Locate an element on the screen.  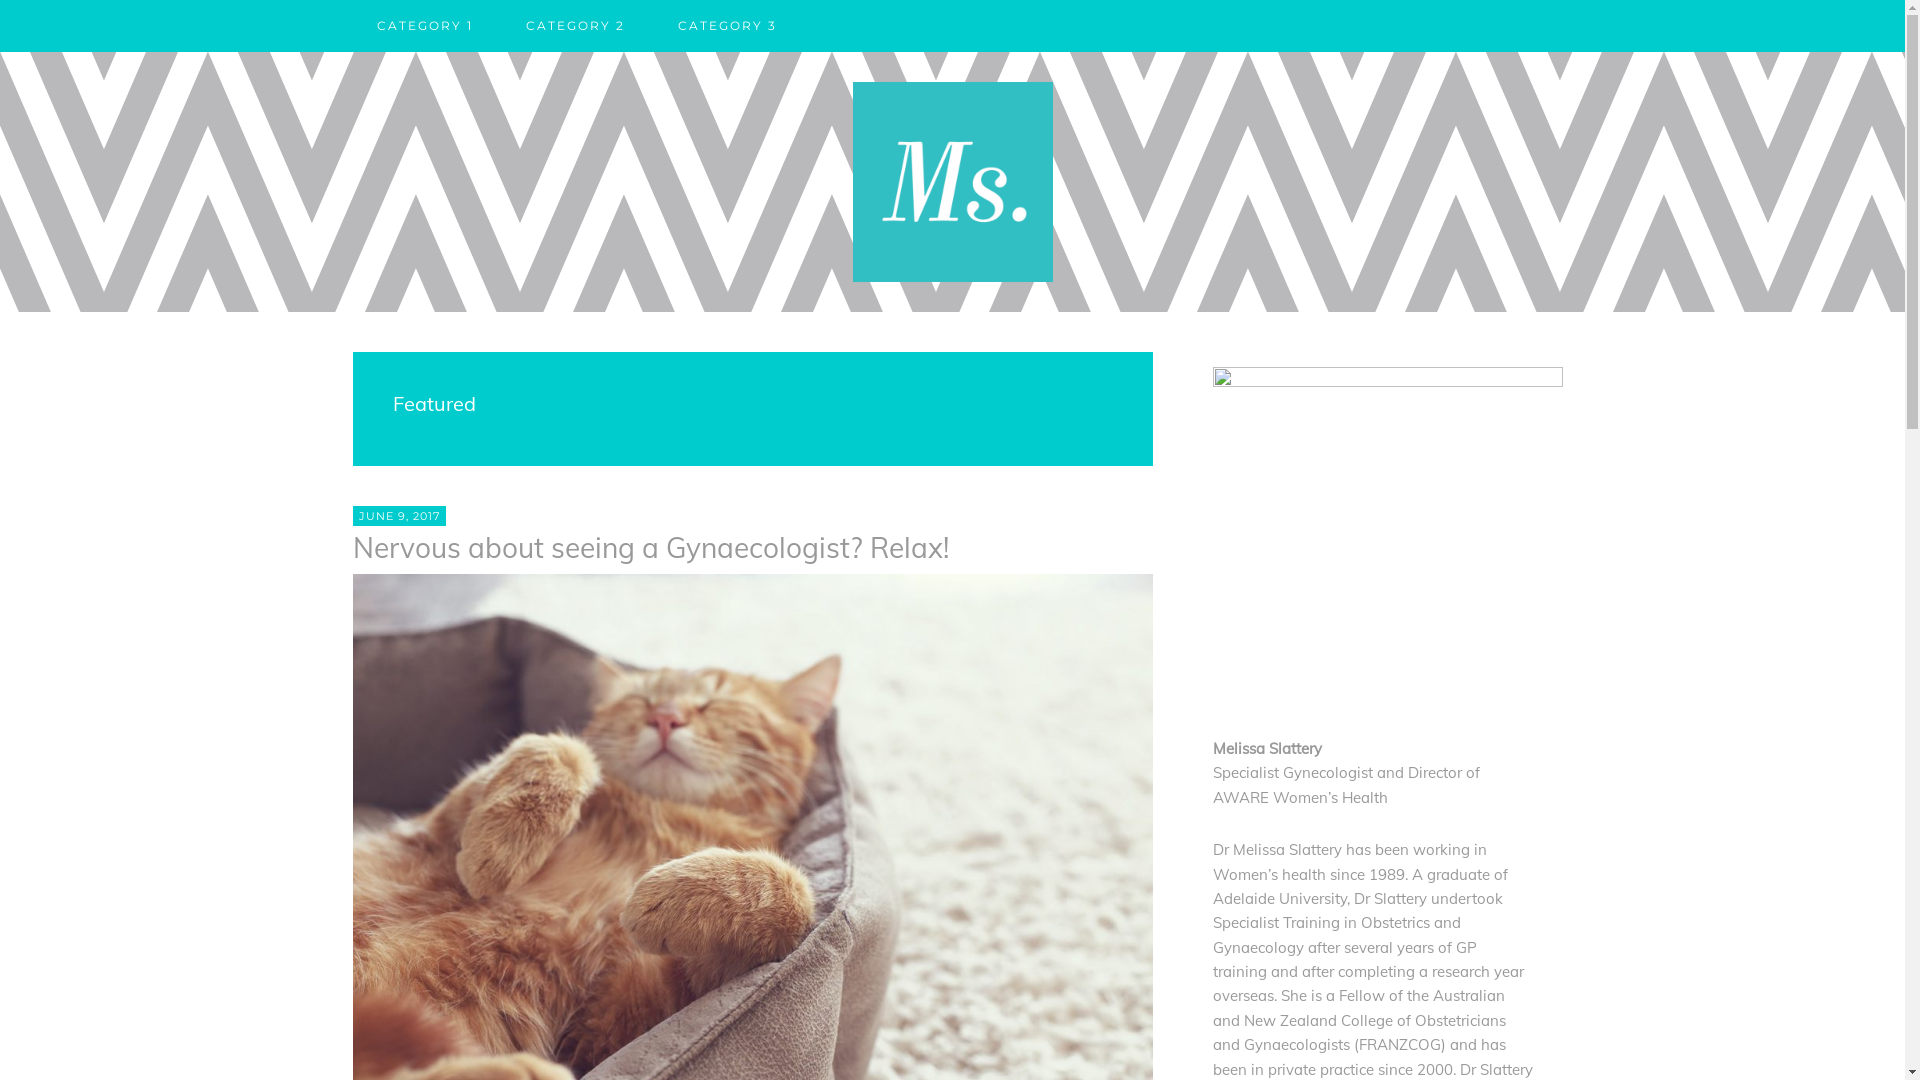
'CATEGORY 3' is located at coordinates (653, 26).